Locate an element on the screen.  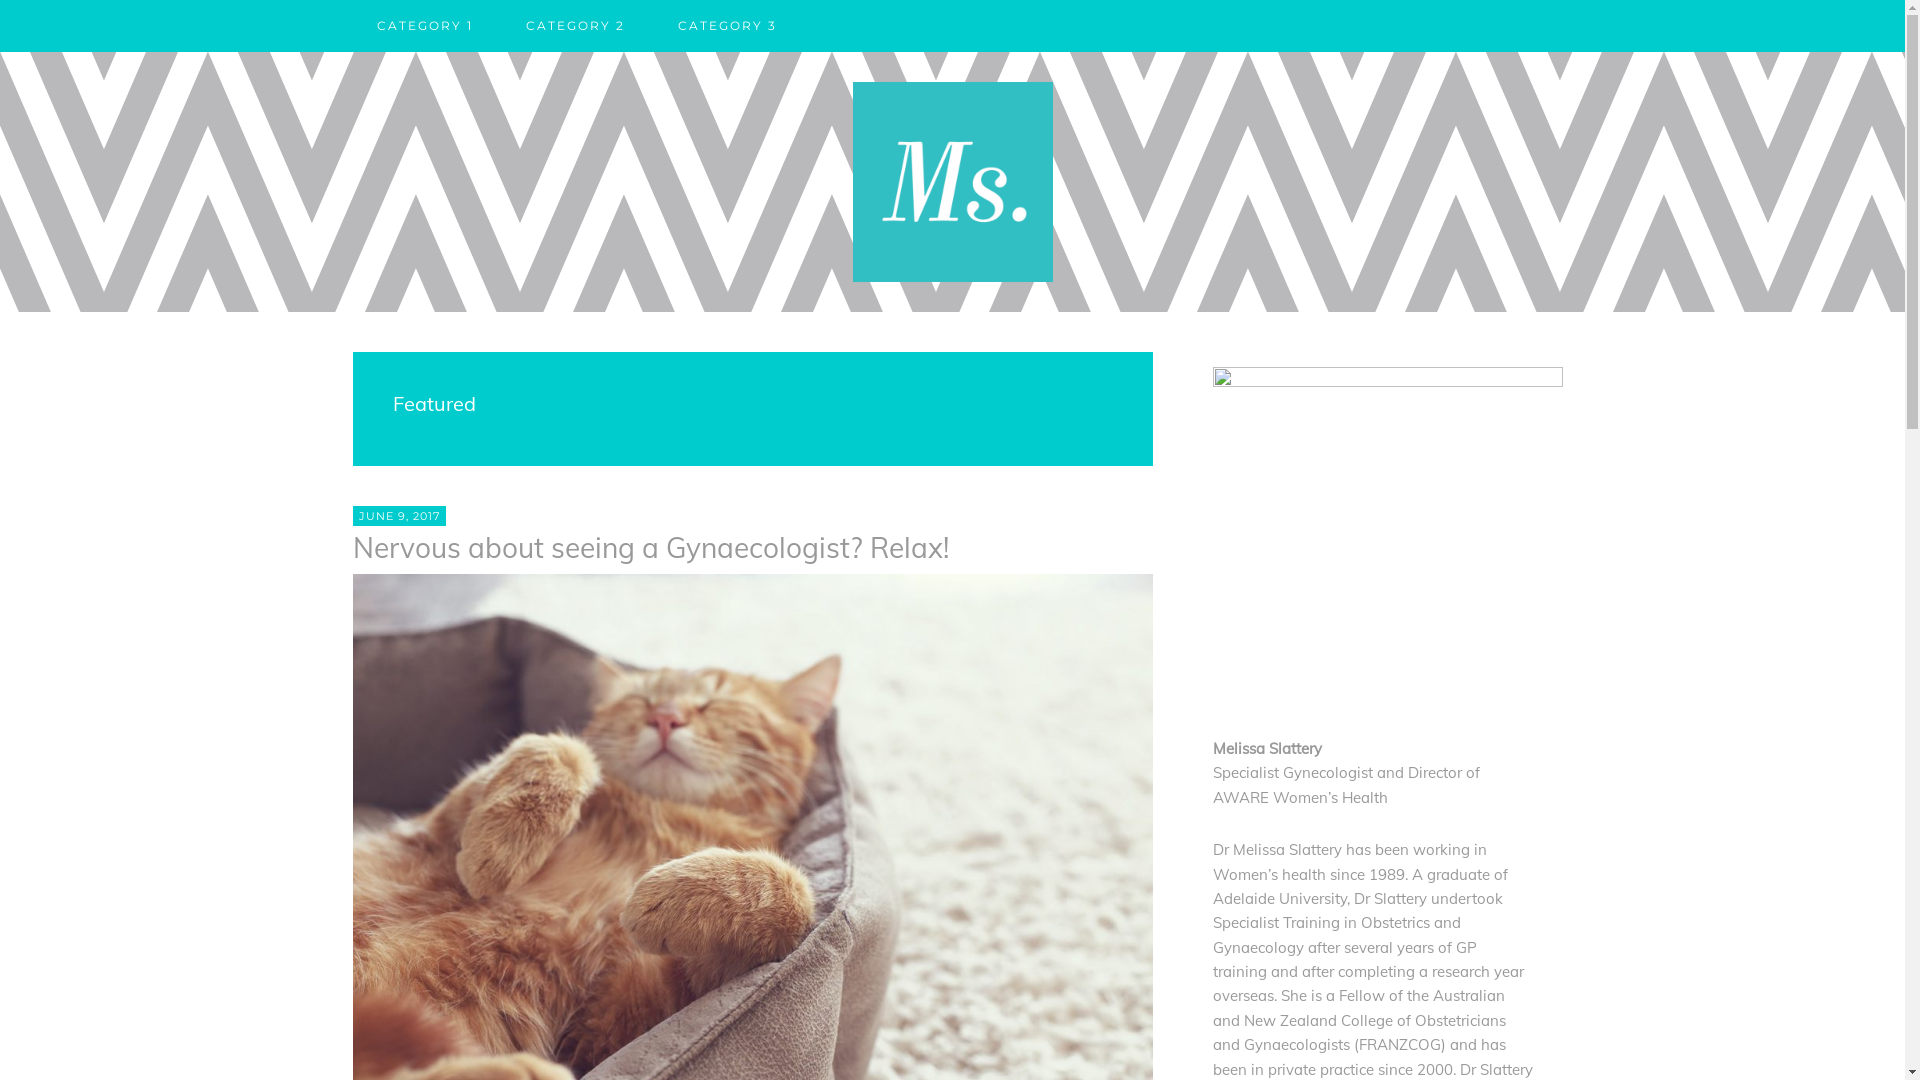
'CATEGORY 3' is located at coordinates (653, 26).